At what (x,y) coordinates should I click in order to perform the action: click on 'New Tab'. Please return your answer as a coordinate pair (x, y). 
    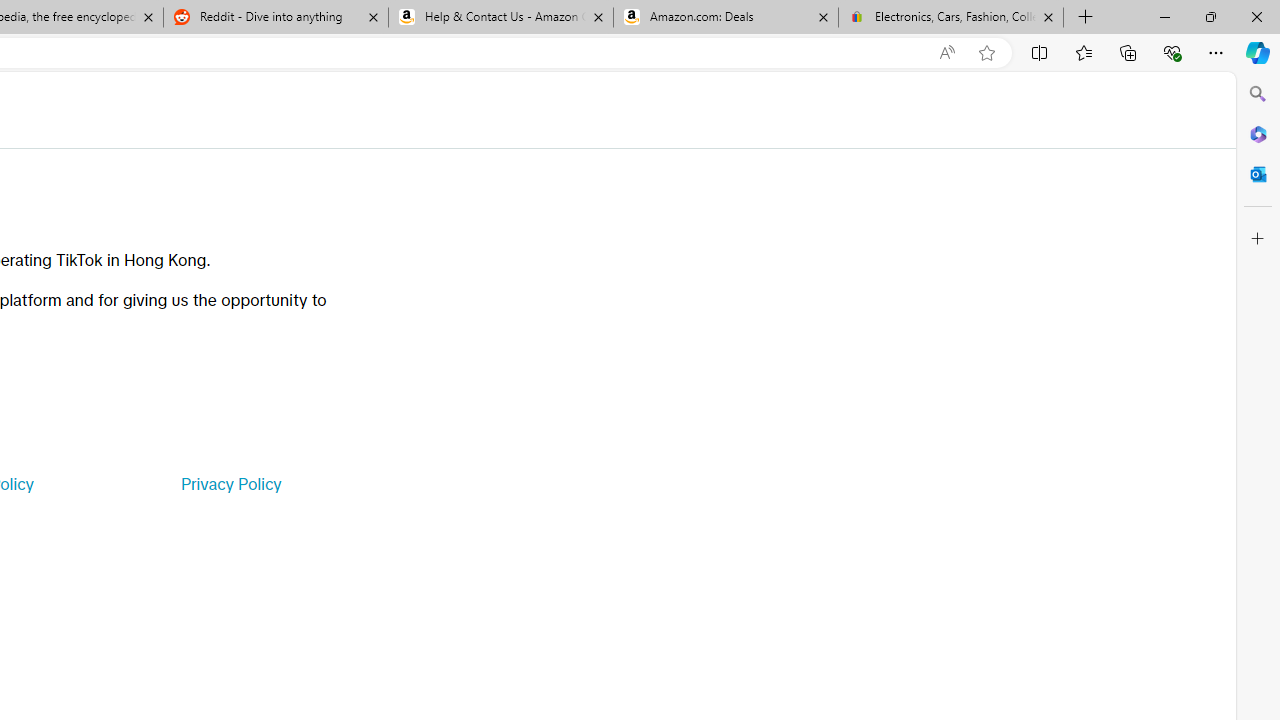
    Looking at the image, I should click on (1085, 17).